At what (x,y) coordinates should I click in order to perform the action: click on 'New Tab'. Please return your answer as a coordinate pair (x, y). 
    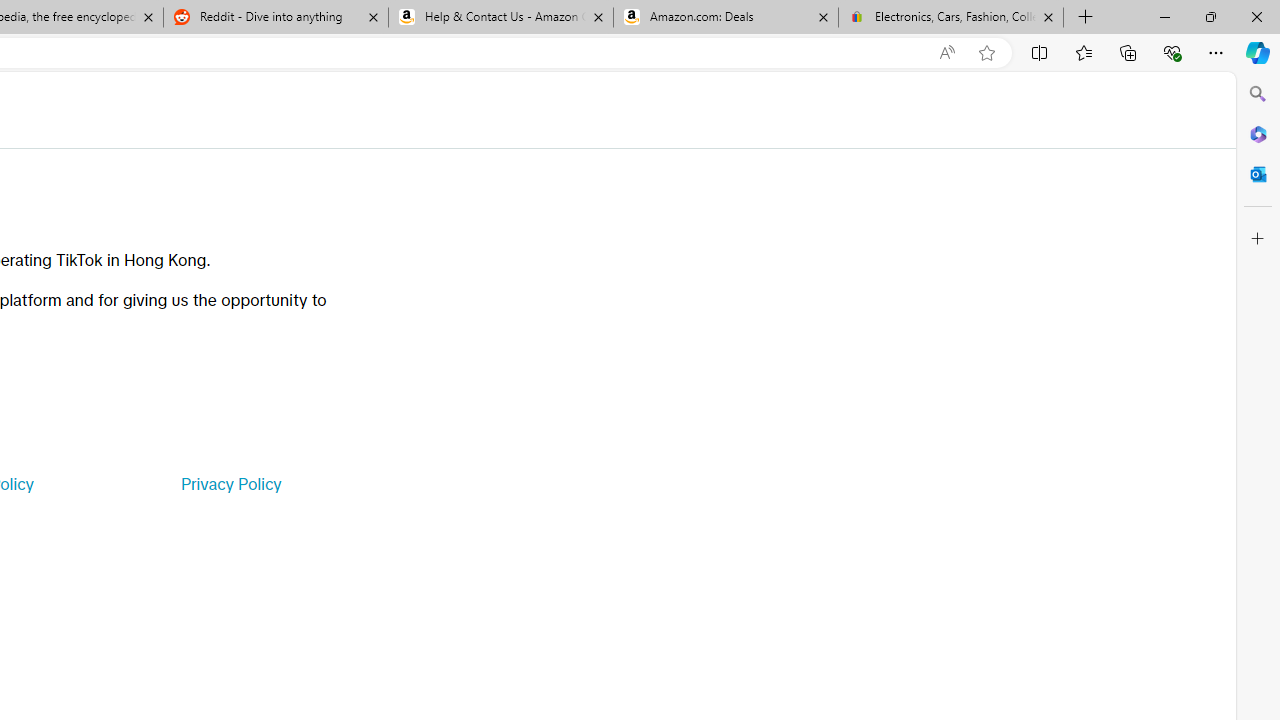
    Looking at the image, I should click on (1085, 17).